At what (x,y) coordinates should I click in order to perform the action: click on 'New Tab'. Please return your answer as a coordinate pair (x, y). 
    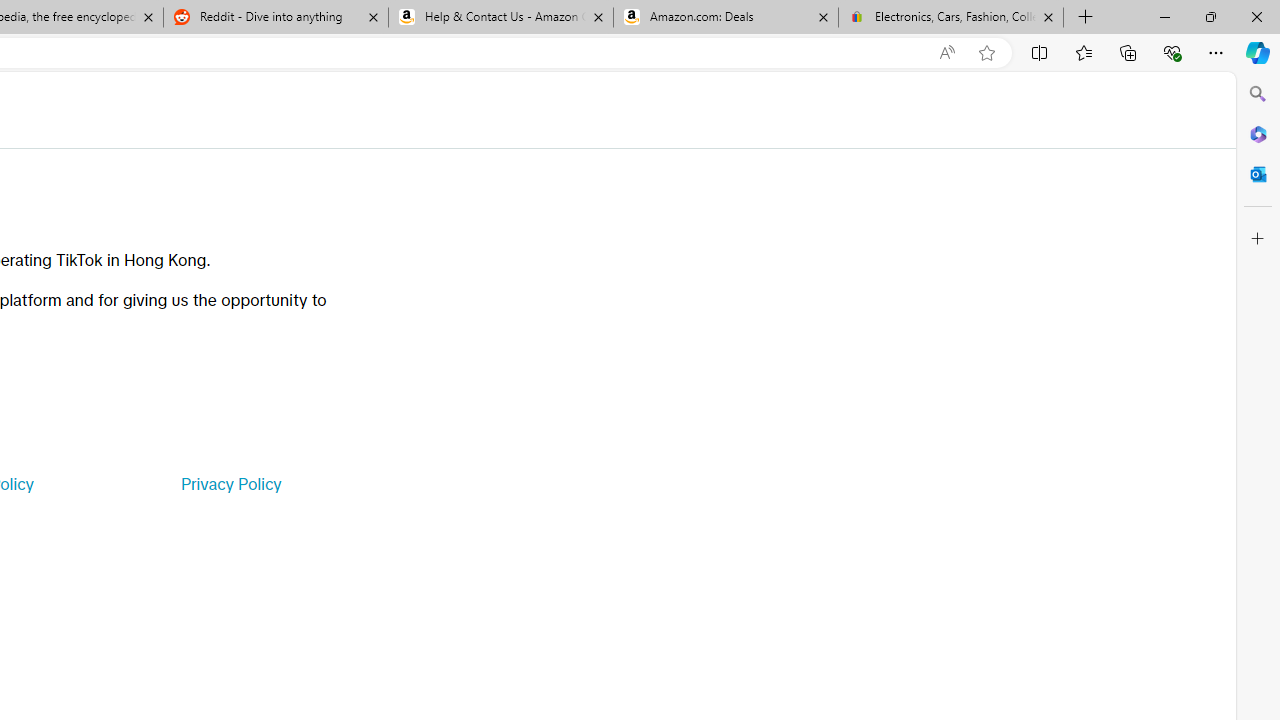
    Looking at the image, I should click on (1085, 17).